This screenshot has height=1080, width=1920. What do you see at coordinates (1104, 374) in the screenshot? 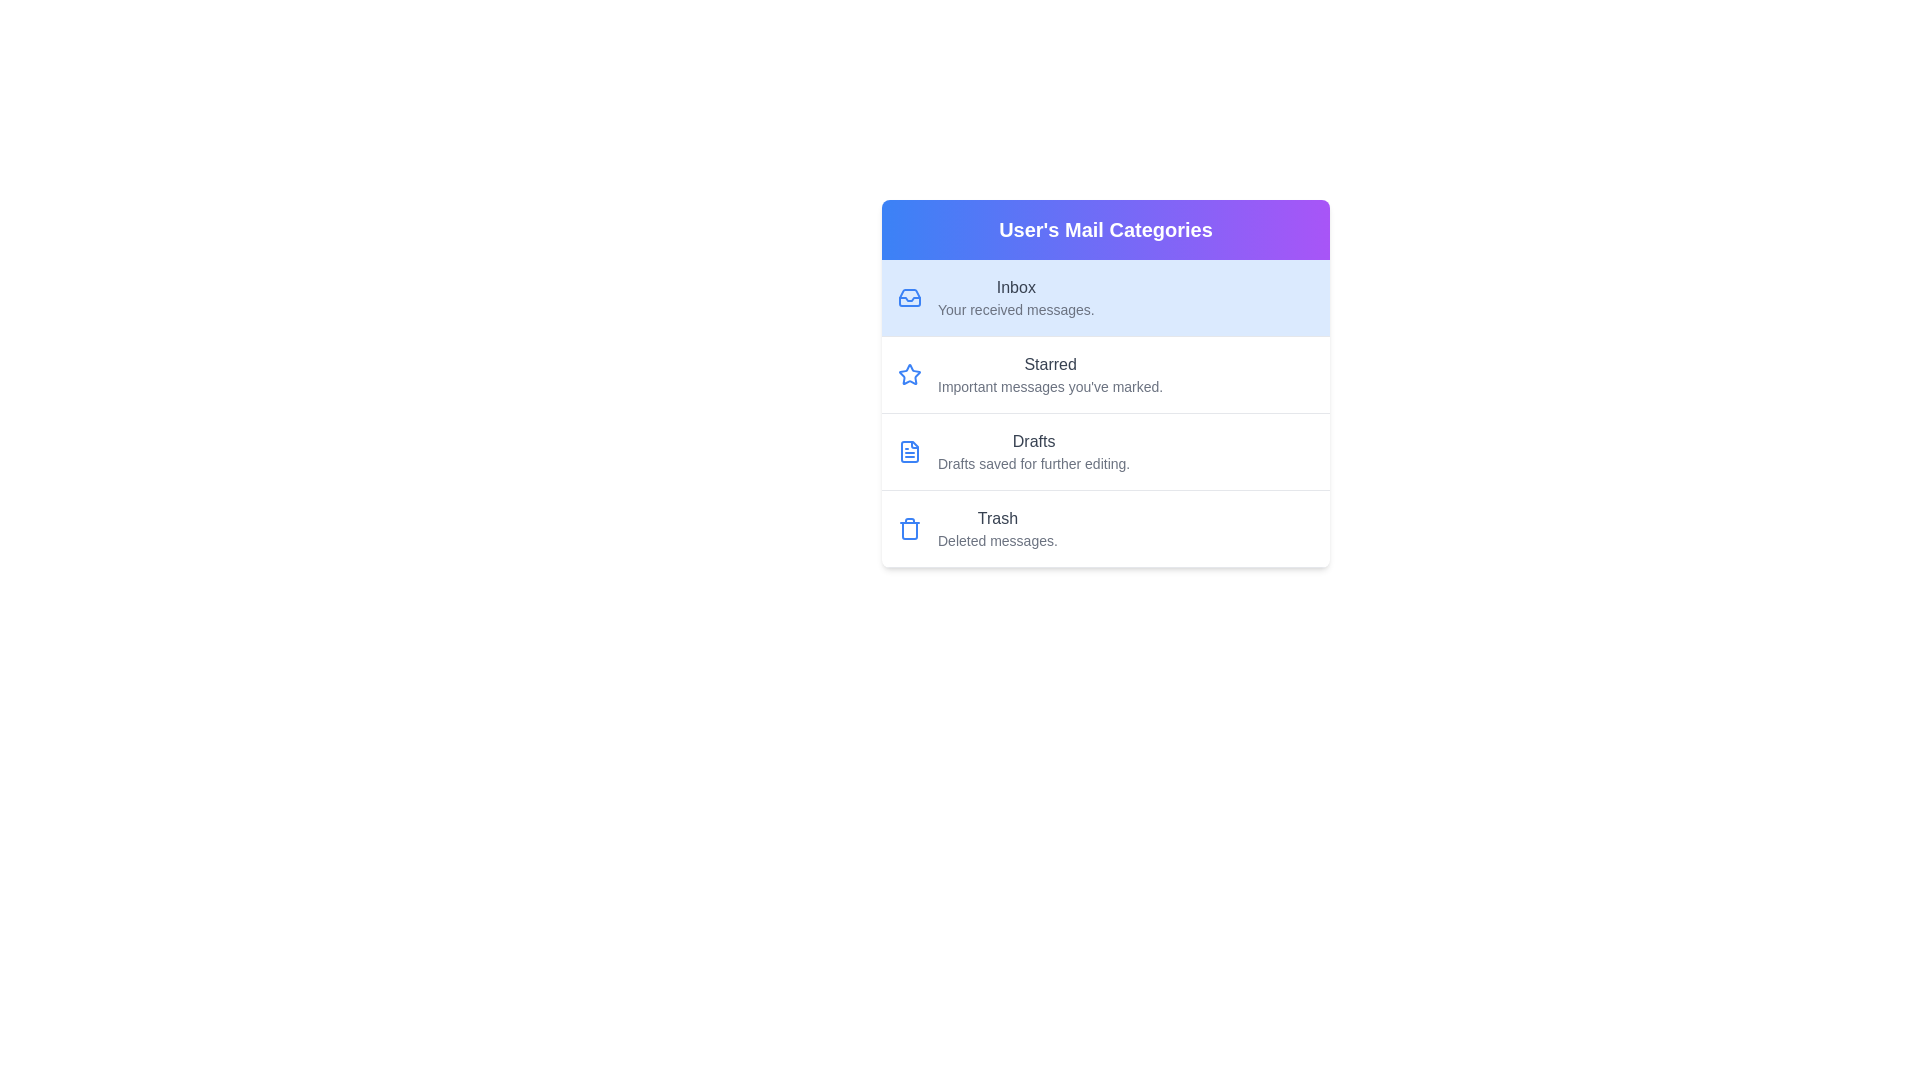
I see `the mail category item corresponding to Starred` at bounding box center [1104, 374].